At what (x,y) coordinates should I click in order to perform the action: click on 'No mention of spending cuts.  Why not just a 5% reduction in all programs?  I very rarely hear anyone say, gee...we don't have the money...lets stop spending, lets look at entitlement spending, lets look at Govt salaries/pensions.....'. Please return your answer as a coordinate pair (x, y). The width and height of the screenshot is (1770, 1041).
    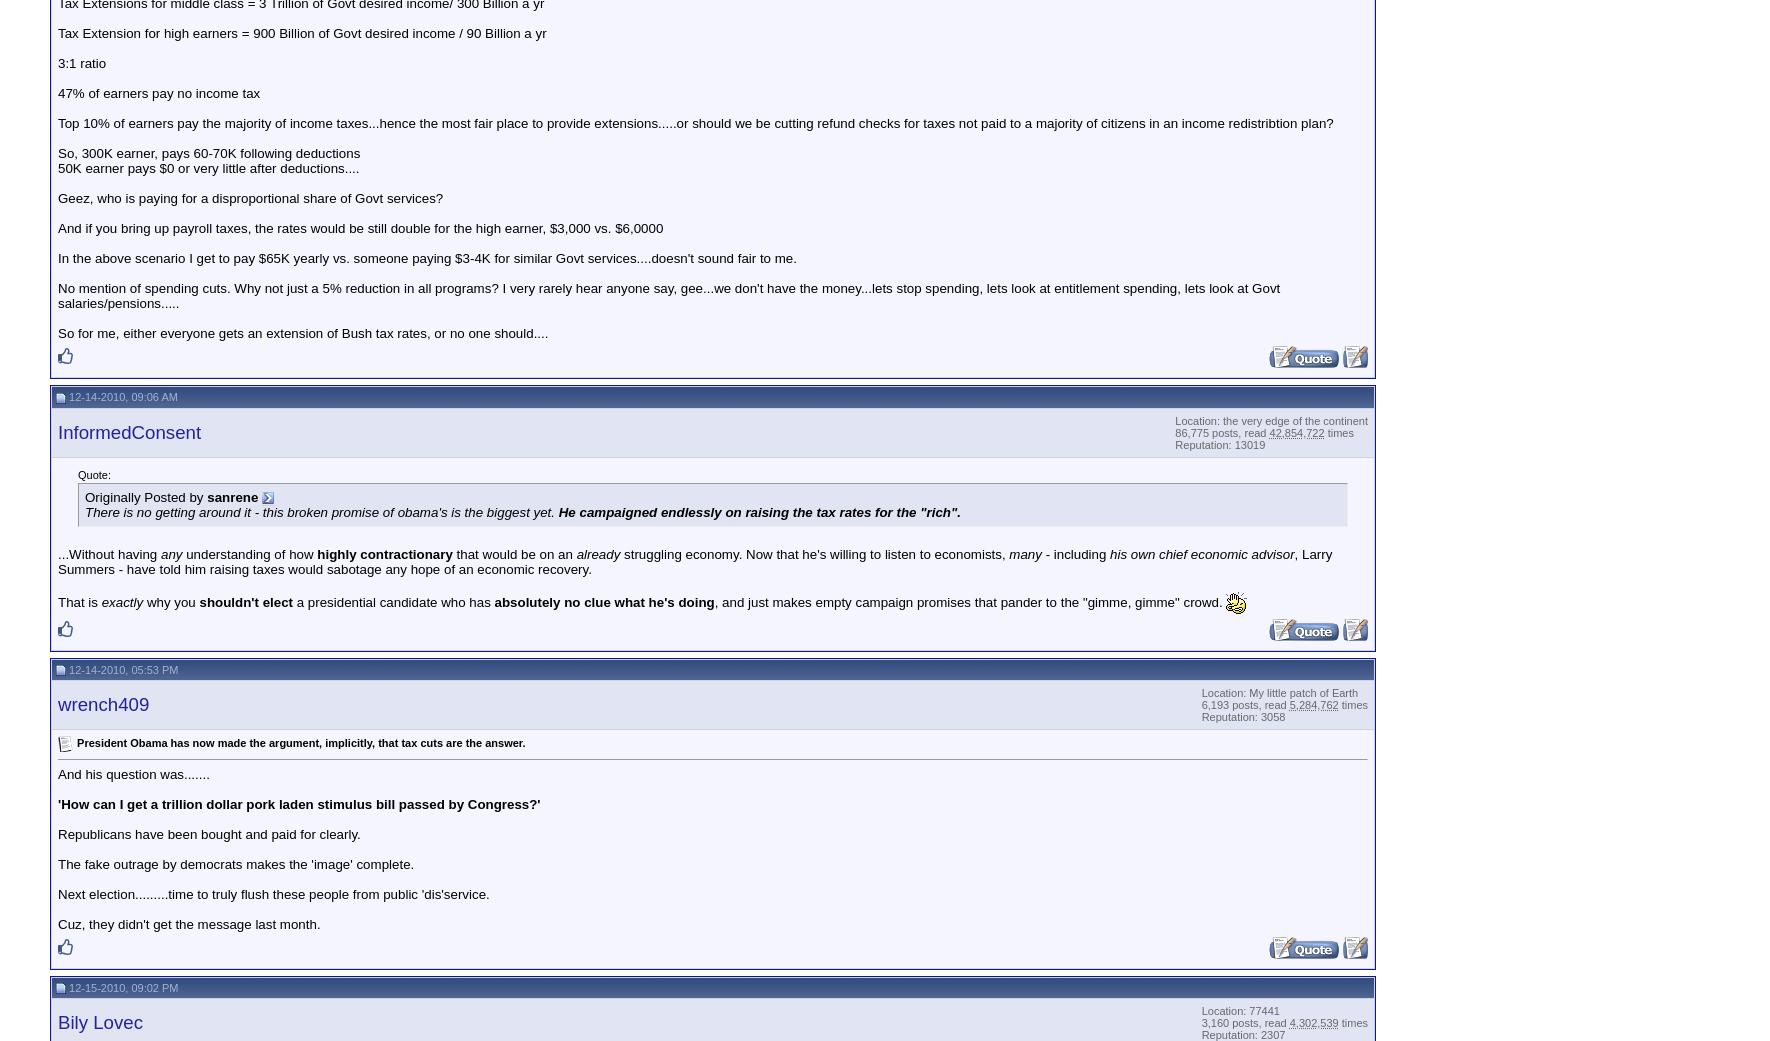
    Looking at the image, I should click on (668, 294).